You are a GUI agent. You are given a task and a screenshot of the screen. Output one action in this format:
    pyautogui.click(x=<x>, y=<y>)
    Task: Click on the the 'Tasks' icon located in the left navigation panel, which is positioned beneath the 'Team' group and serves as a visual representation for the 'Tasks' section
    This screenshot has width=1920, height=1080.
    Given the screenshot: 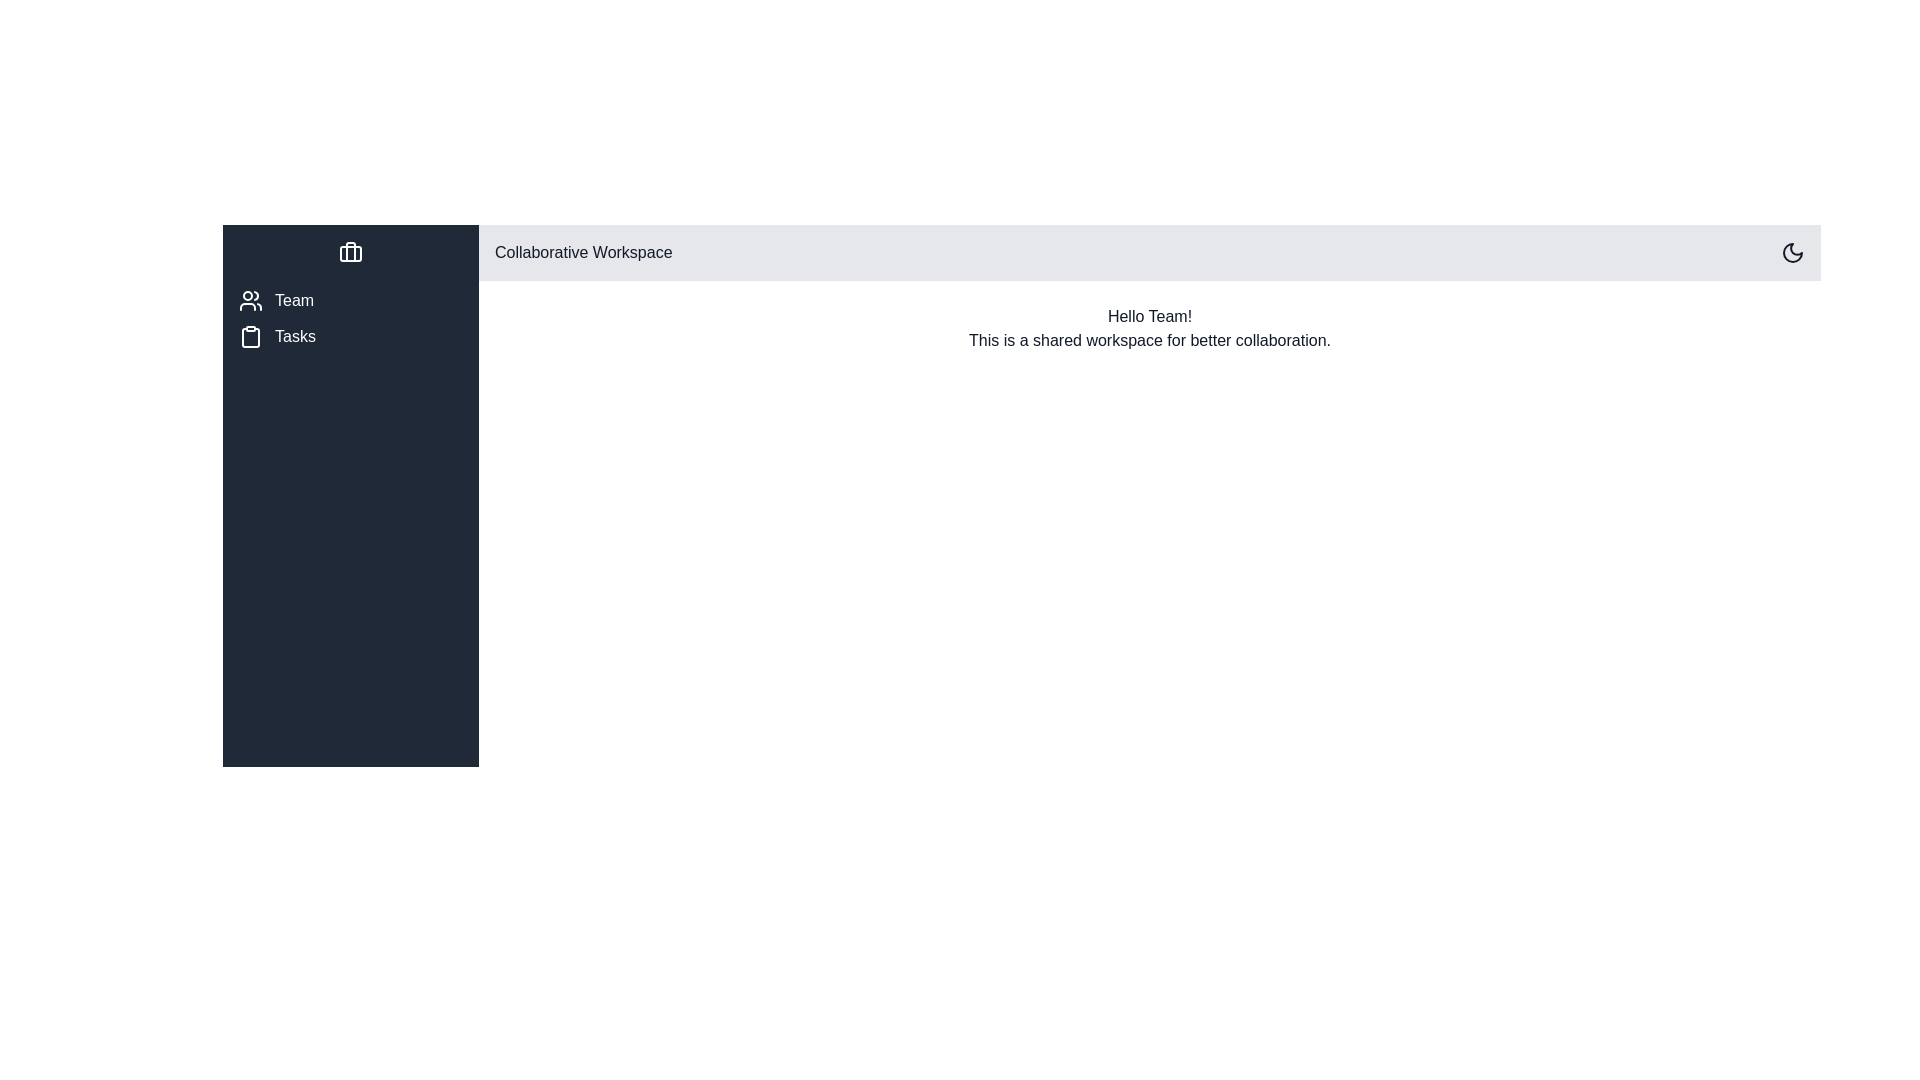 What is the action you would take?
    pyautogui.click(x=249, y=335)
    